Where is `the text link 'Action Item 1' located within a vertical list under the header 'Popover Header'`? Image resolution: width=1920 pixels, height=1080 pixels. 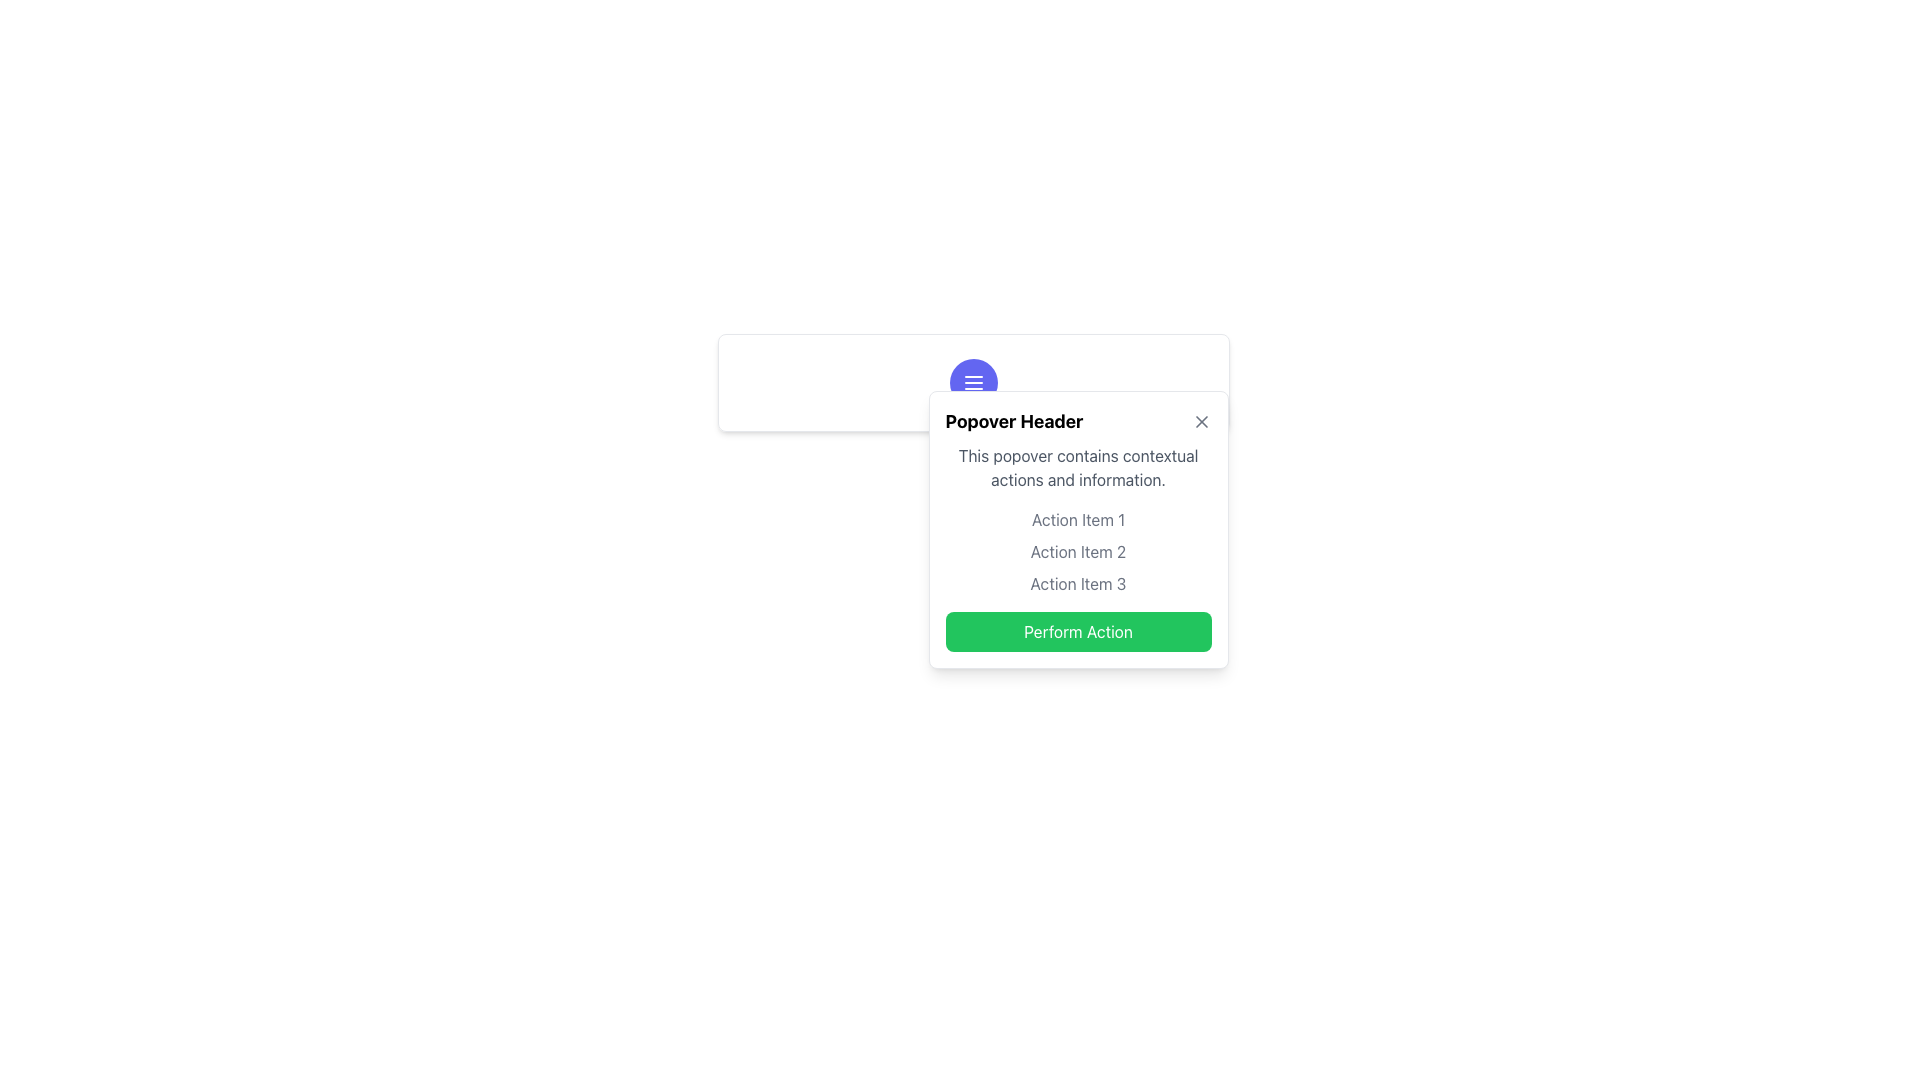
the text link 'Action Item 1' located within a vertical list under the header 'Popover Header' is located at coordinates (1077, 519).